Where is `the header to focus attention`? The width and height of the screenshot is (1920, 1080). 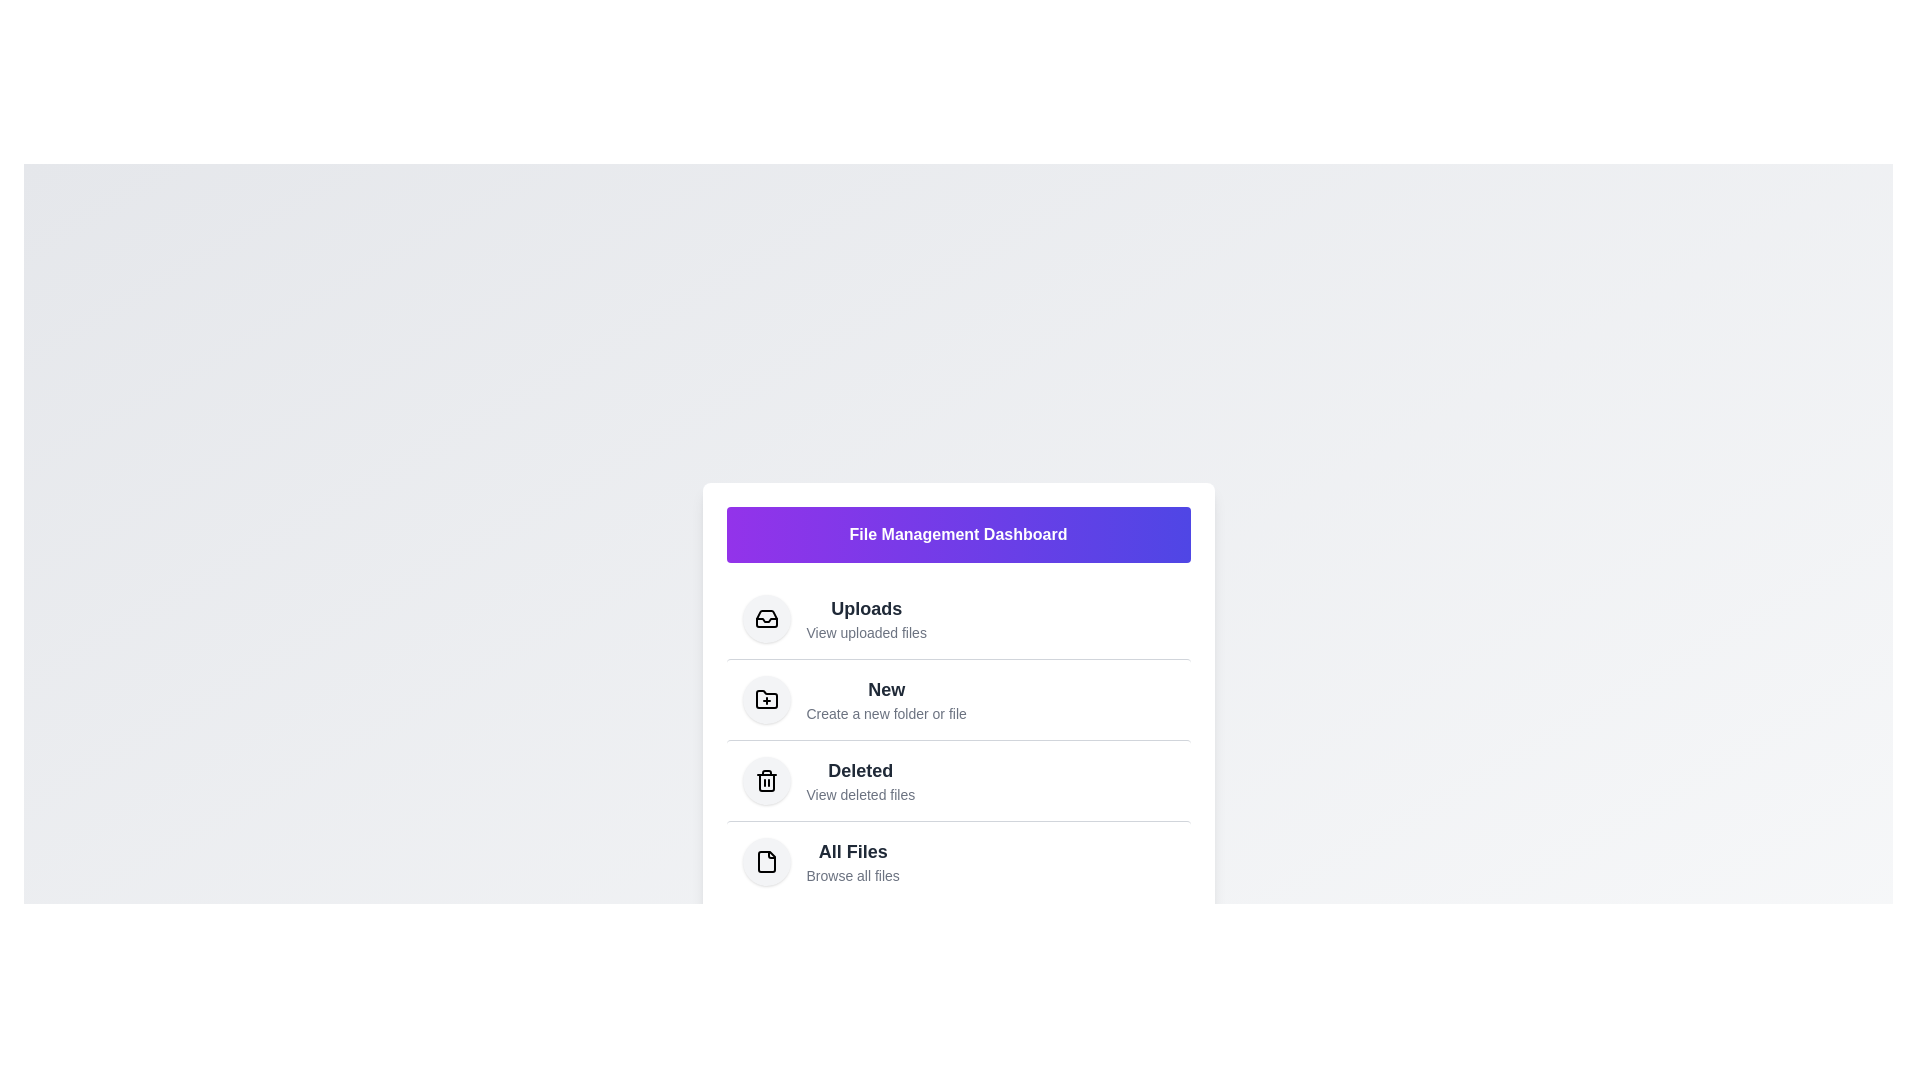 the header to focus attention is located at coordinates (957, 533).